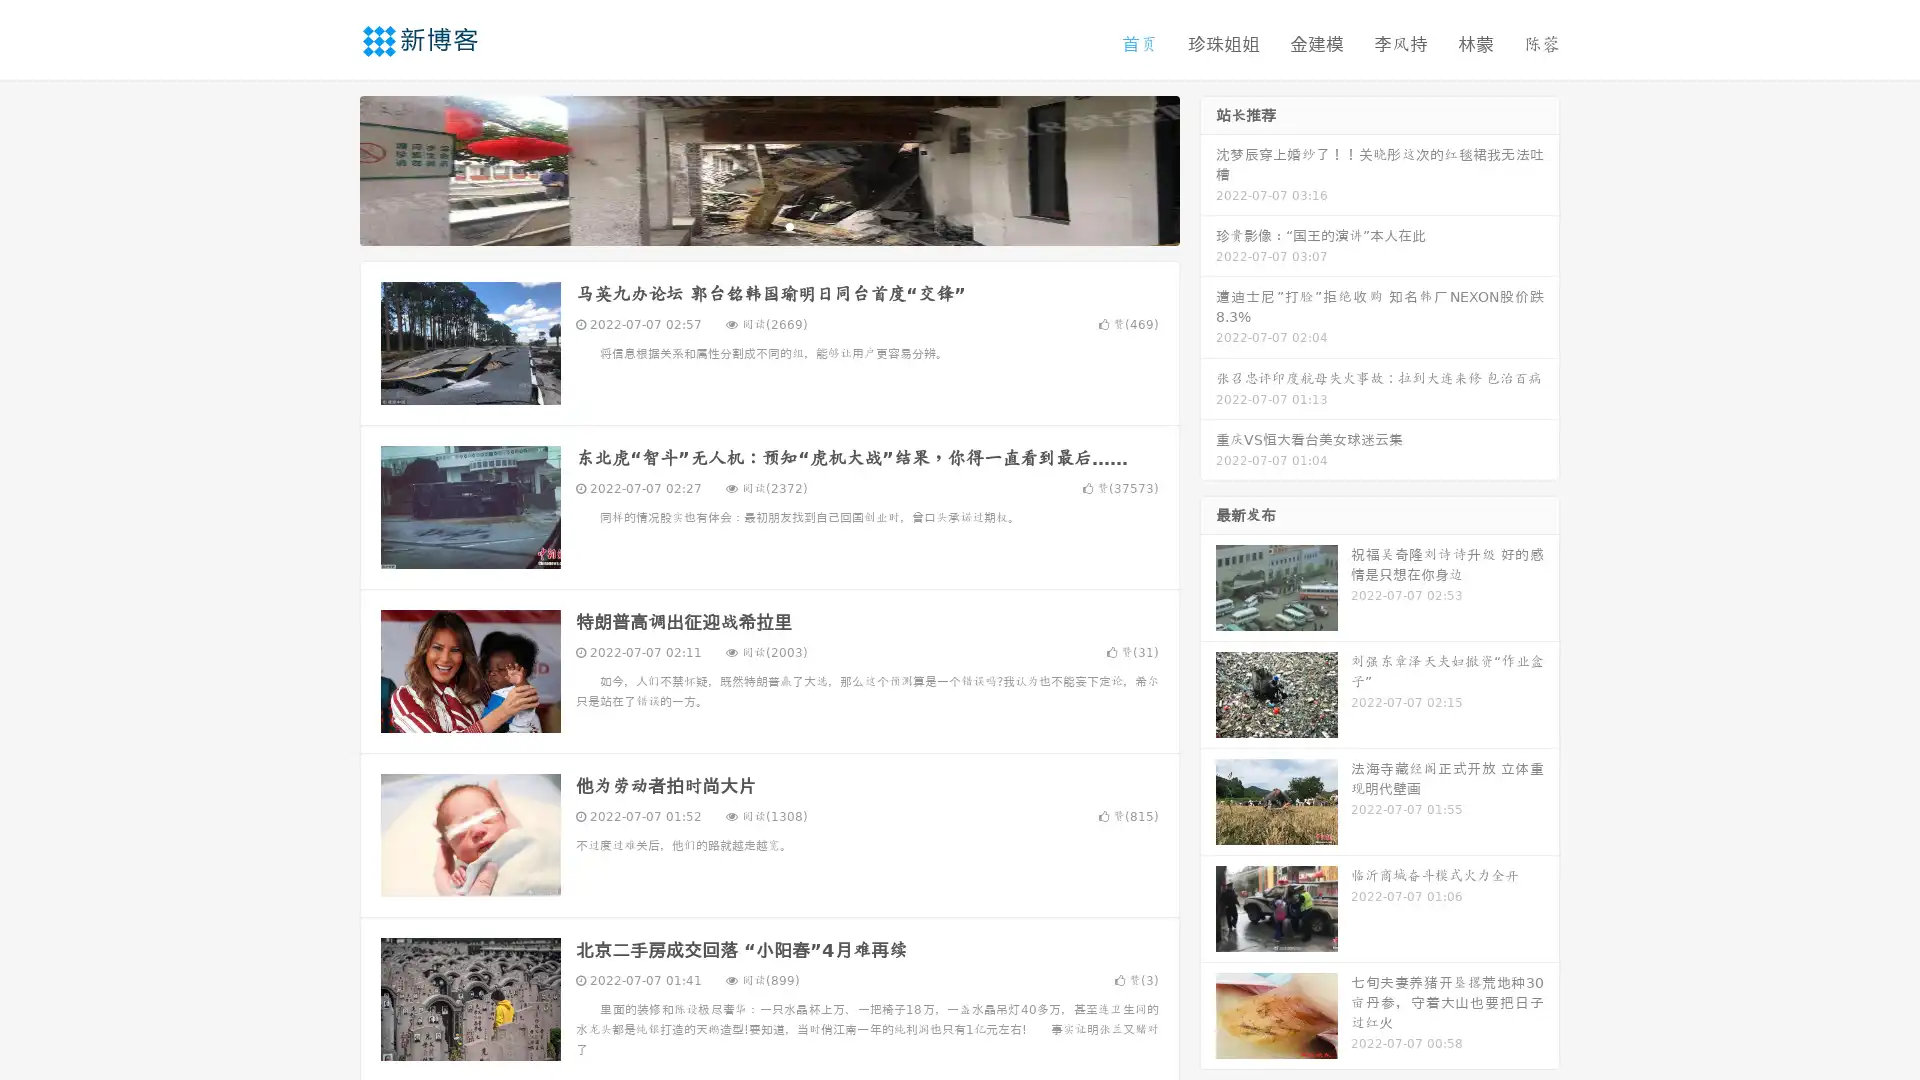 This screenshot has height=1080, width=1920. Describe the element at coordinates (330, 168) in the screenshot. I see `Previous slide` at that location.